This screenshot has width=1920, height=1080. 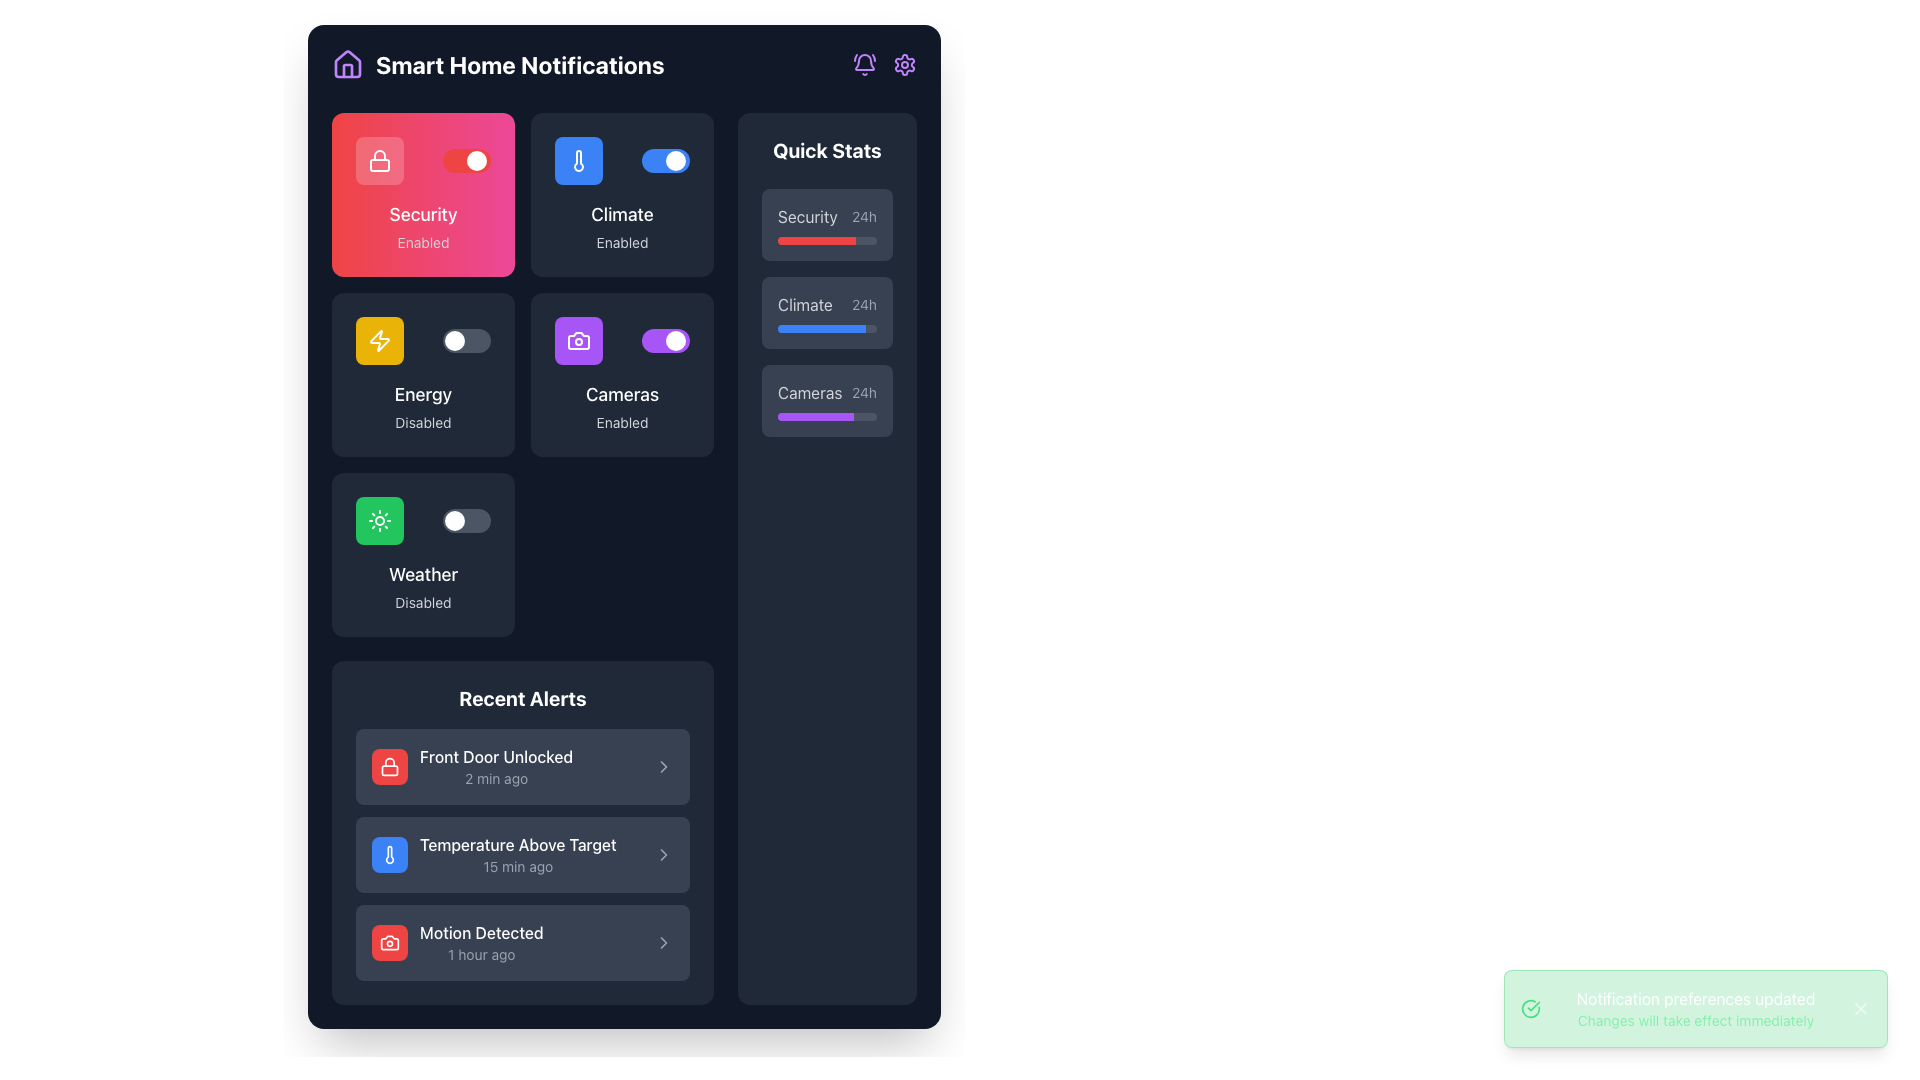 I want to click on the lock icon located in the top-left segment of the dashboard interface within the 'Security' tile, so click(x=379, y=160).